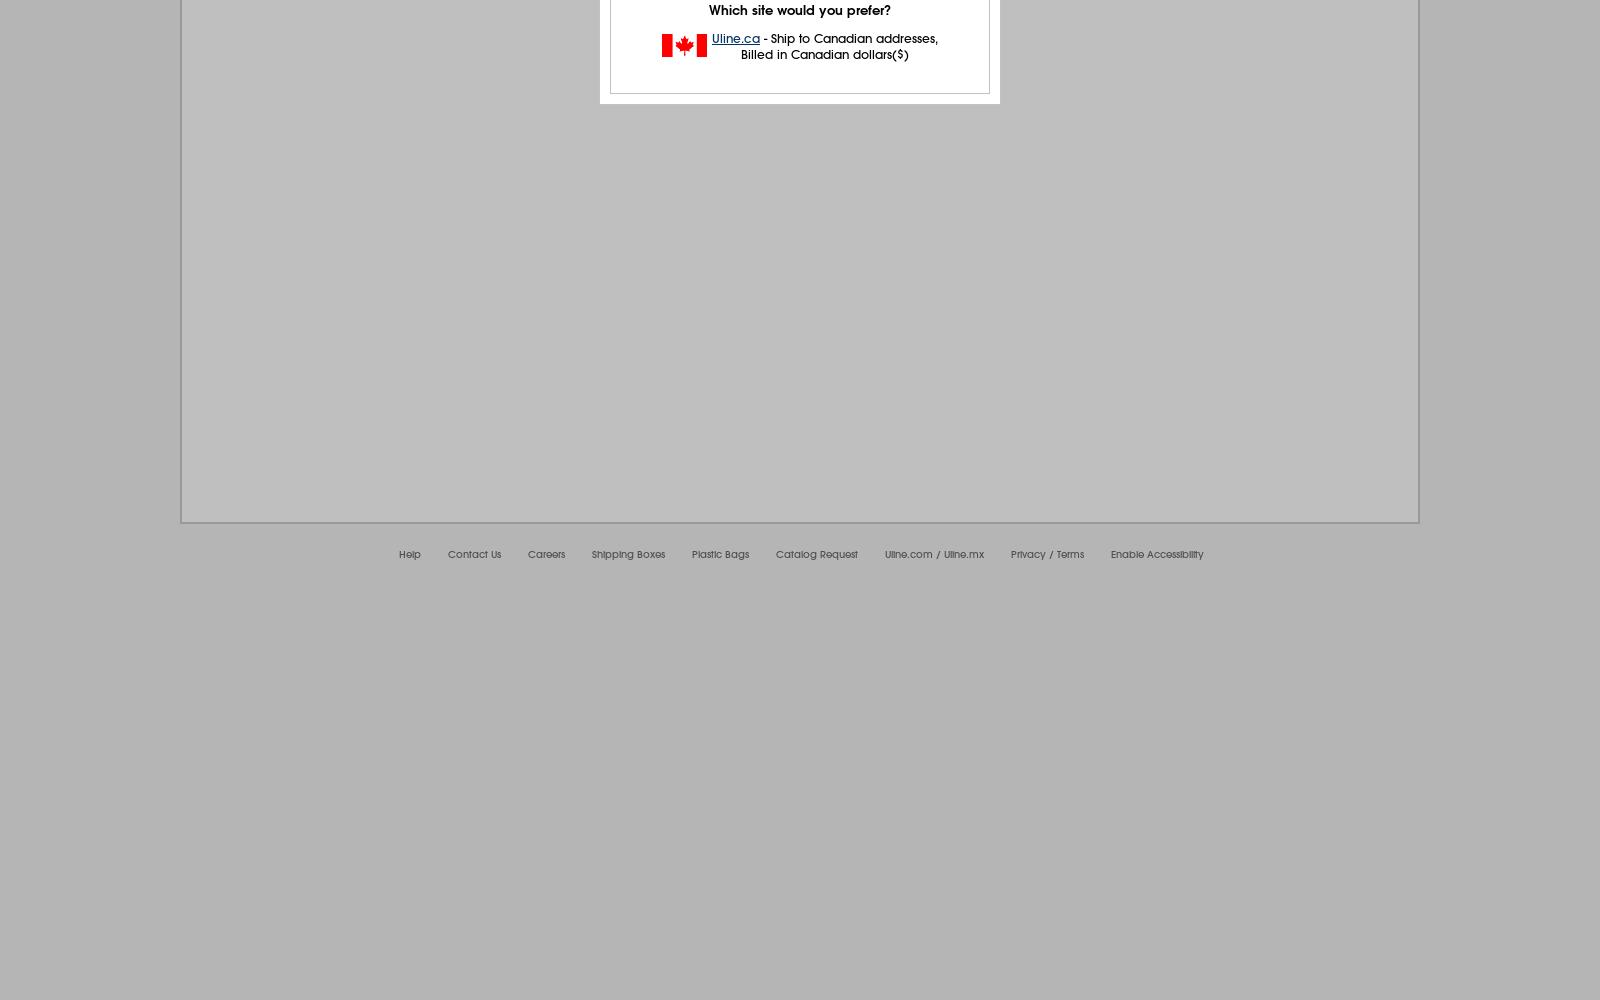 This screenshot has height=1000, width=1600. I want to click on 'Enable Accessibility', so click(1157, 554).